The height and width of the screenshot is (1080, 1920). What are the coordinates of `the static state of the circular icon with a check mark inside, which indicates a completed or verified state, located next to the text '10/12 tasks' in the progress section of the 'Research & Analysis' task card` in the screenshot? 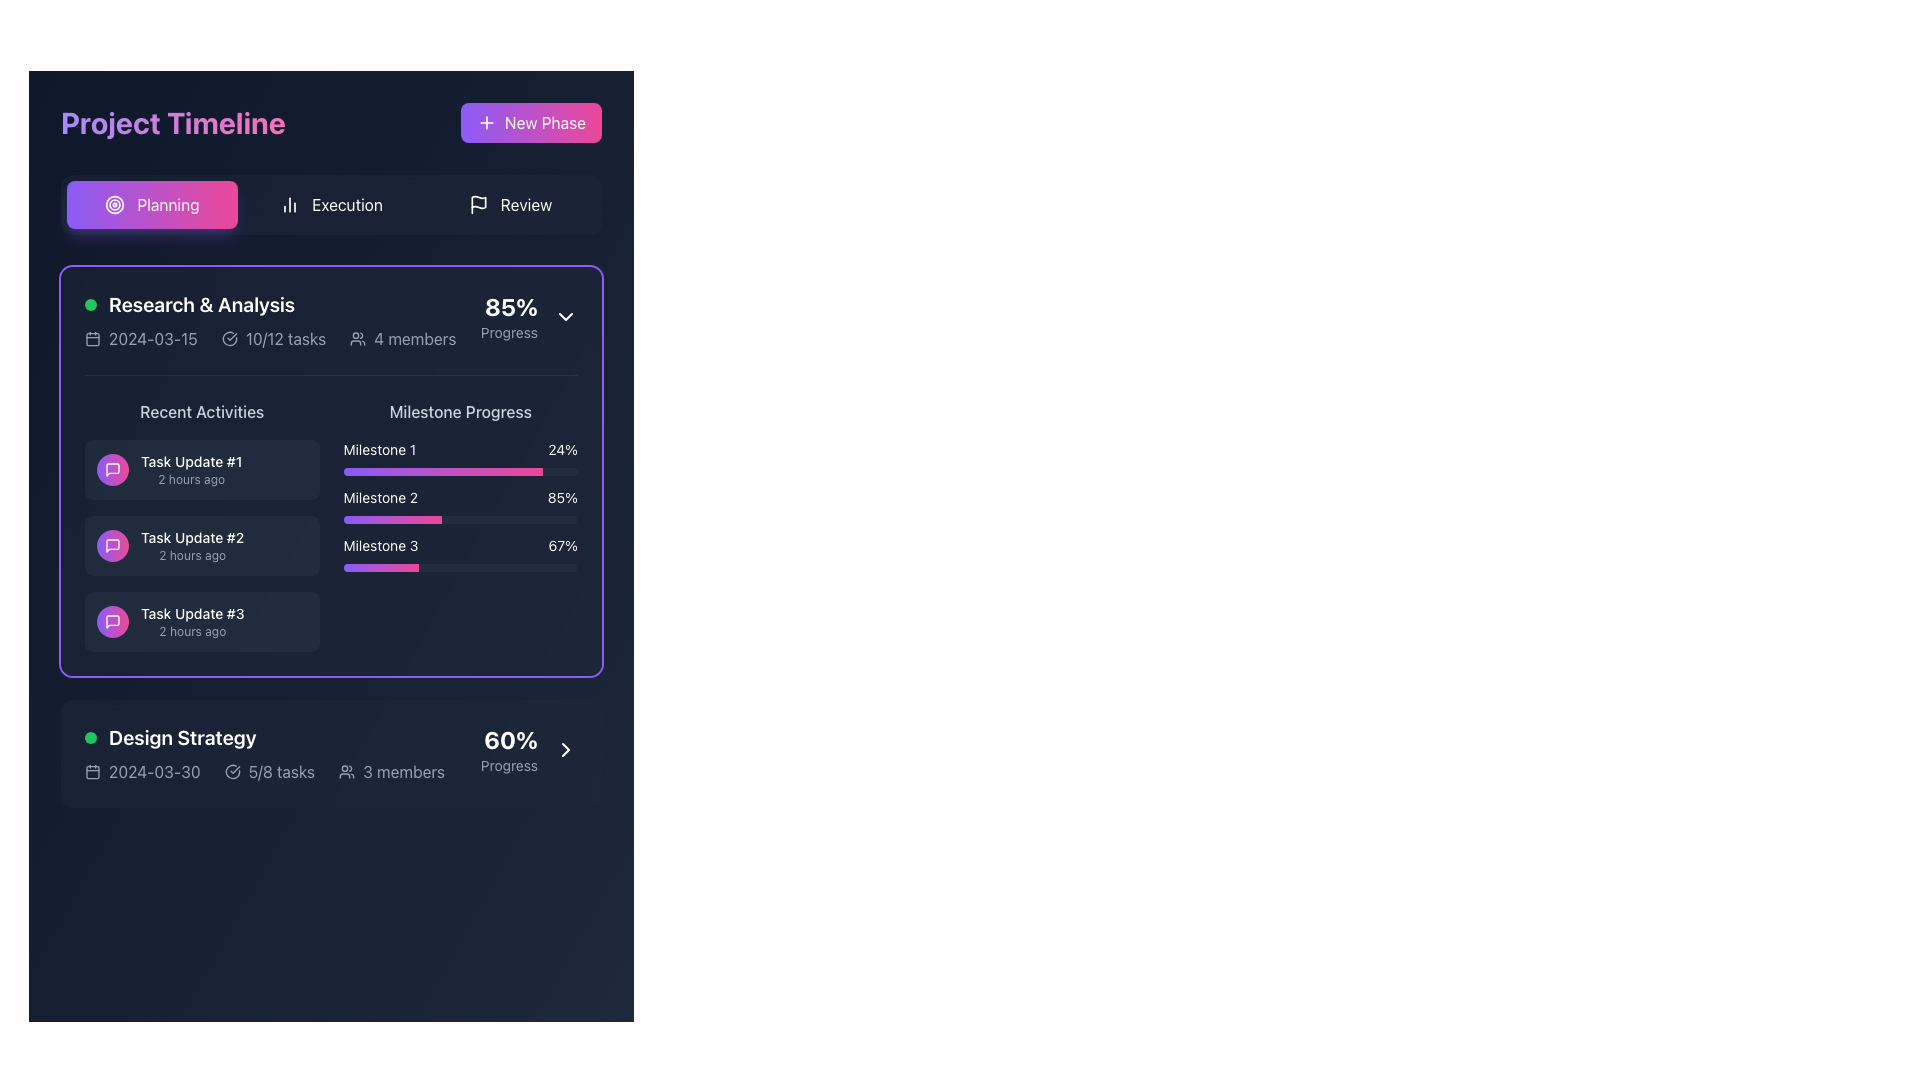 It's located at (229, 338).